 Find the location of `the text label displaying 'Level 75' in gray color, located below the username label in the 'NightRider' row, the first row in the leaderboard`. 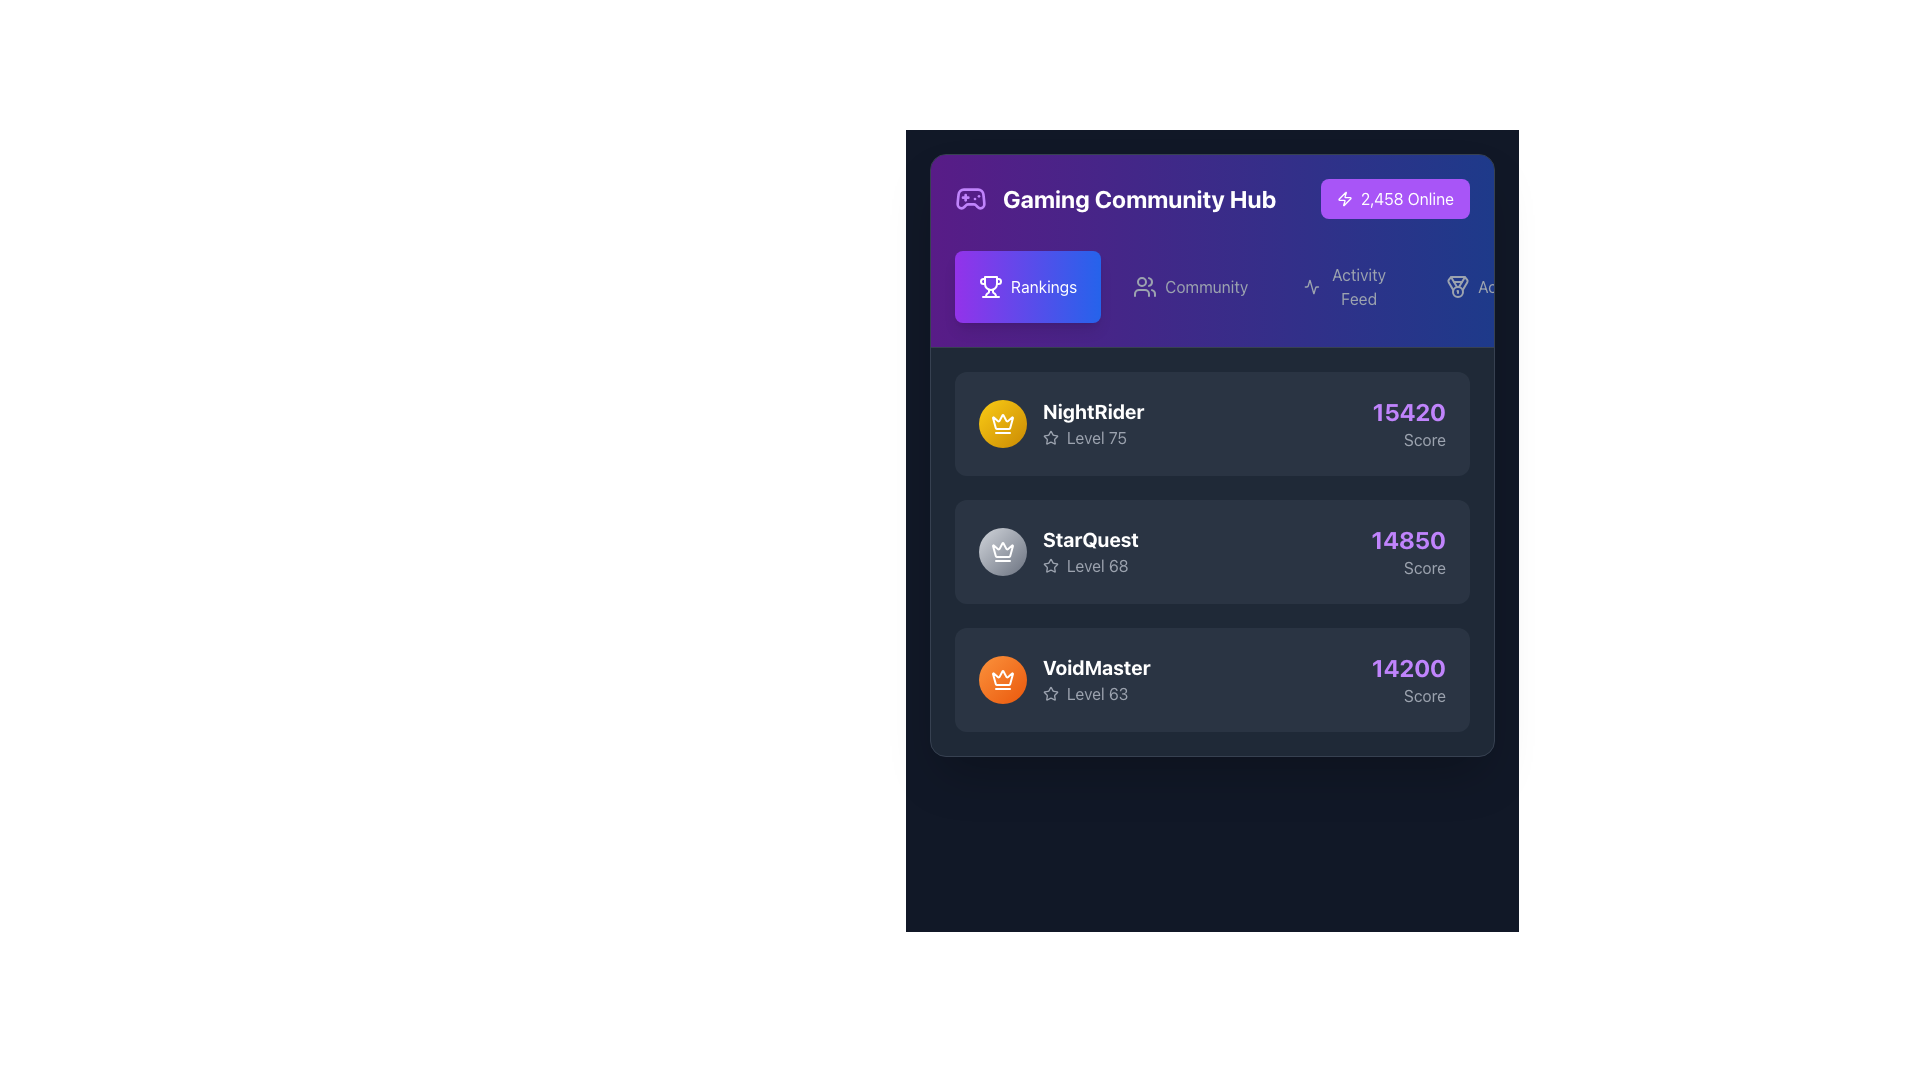

the text label displaying 'Level 75' in gray color, located below the username label in the 'NightRider' row, the first row in the leaderboard is located at coordinates (1096, 437).